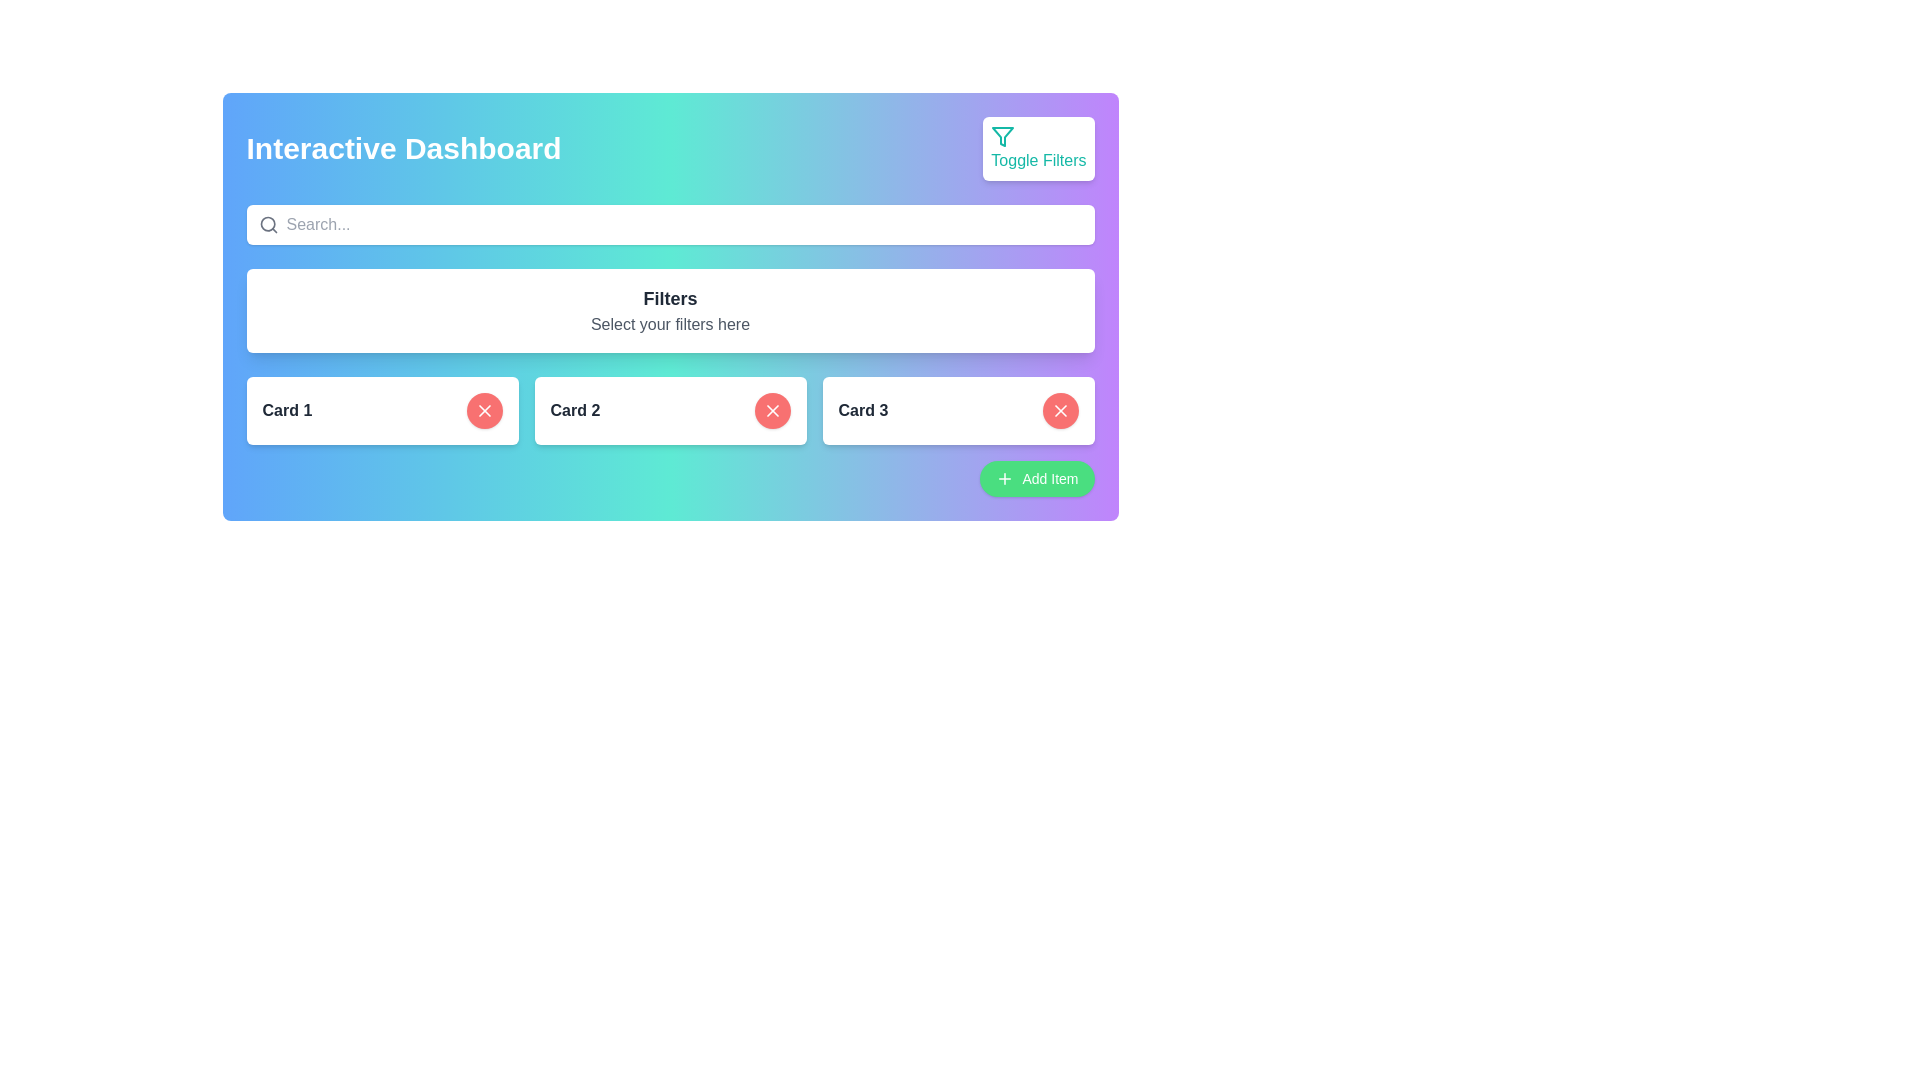 The height and width of the screenshot is (1080, 1920). Describe the element at coordinates (267, 224) in the screenshot. I see `the search icon located at the left side of the text input field with the placeholder 'Search...'` at that location.